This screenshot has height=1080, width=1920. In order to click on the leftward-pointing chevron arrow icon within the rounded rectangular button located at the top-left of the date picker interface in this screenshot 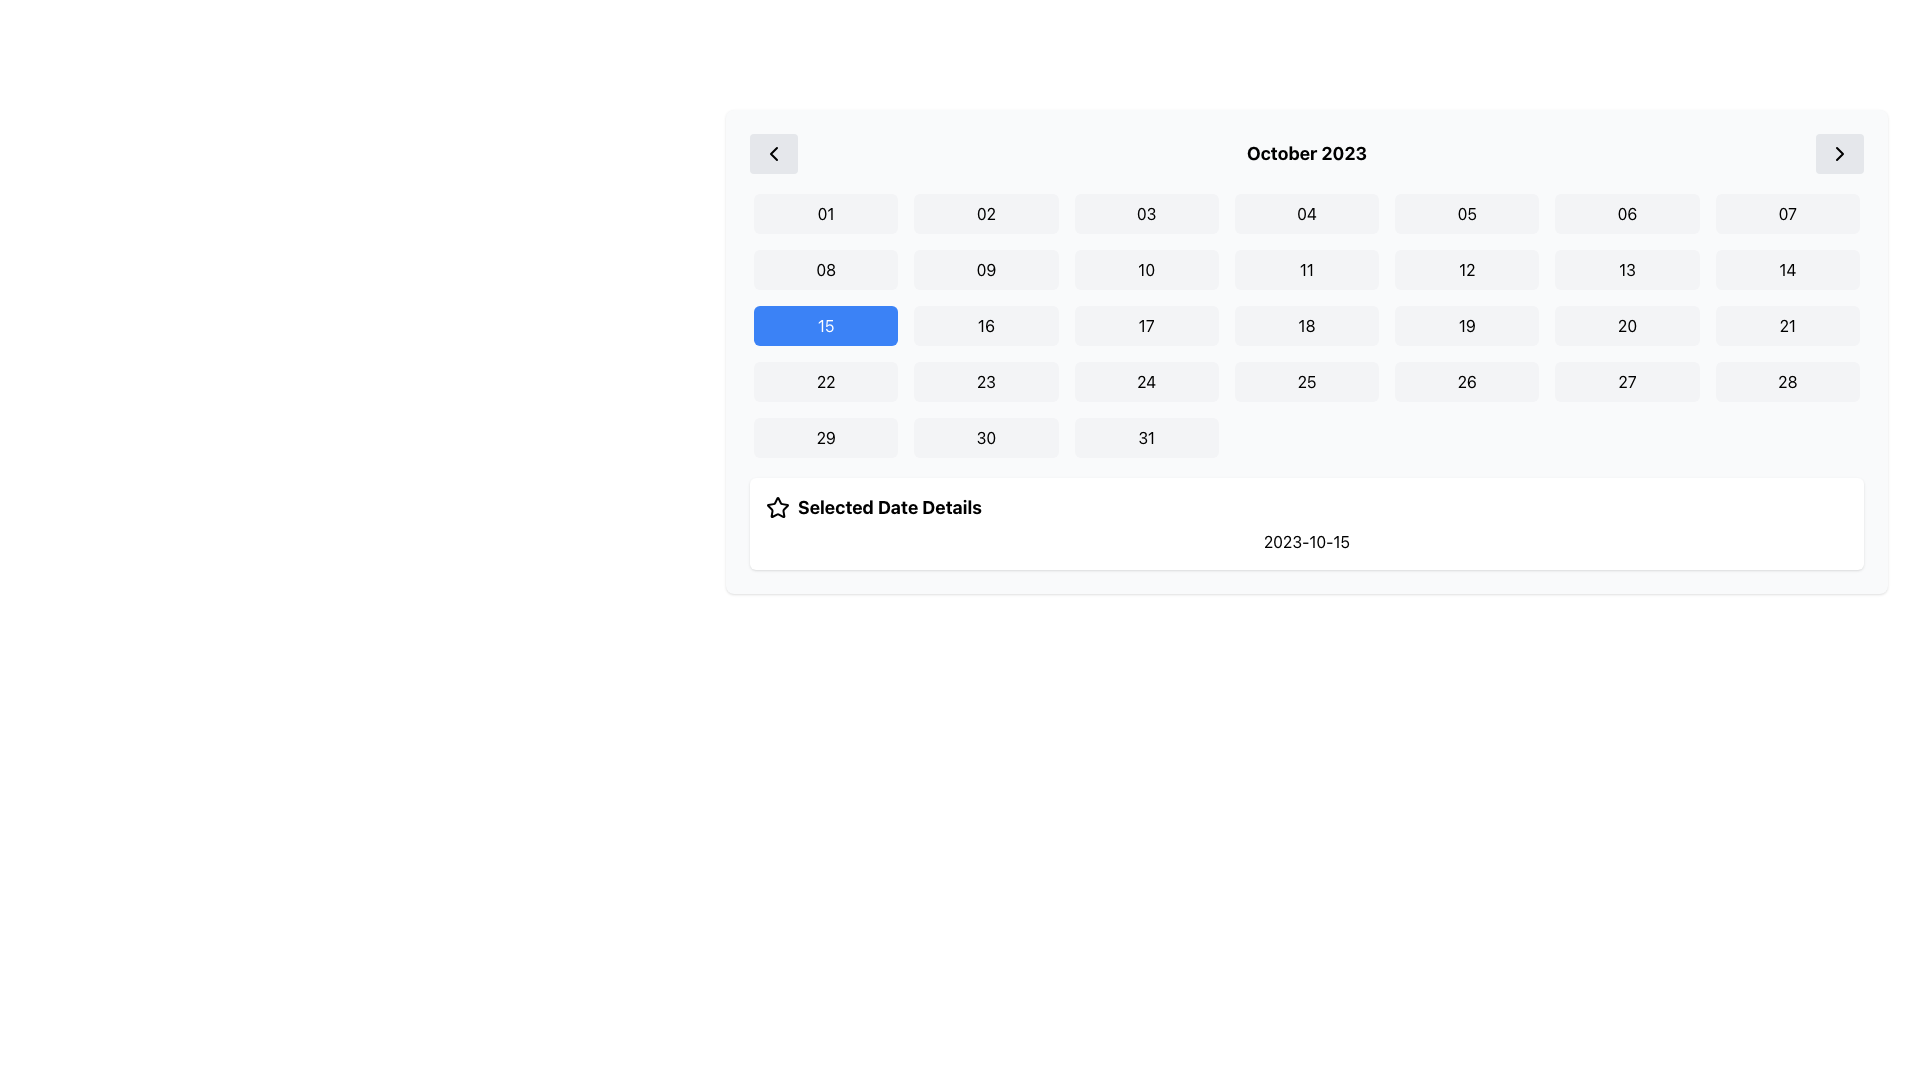, I will do `click(772, 153)`.